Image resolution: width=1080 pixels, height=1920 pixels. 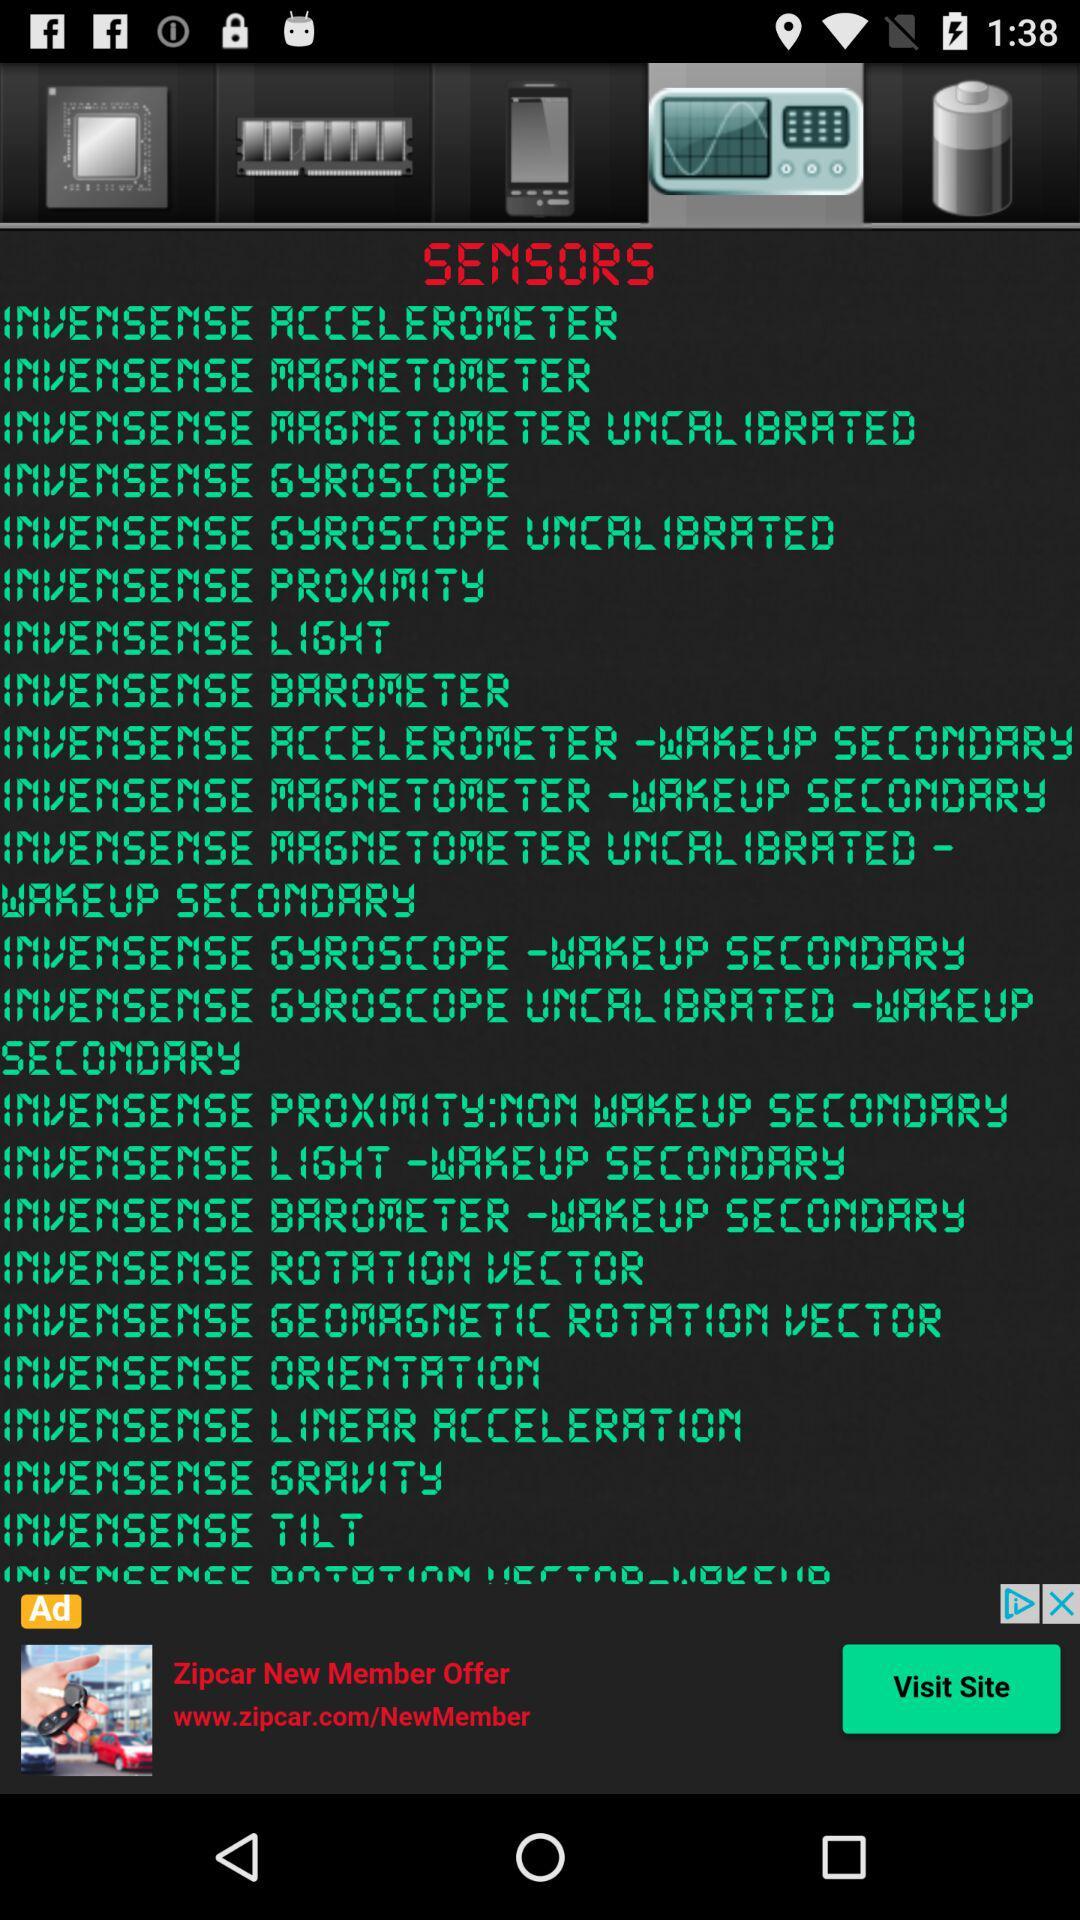 What do you see at coordinates (540, 1688) in the screenshot?
I see `advertising advertisement` at bounding box center [540, 1688].